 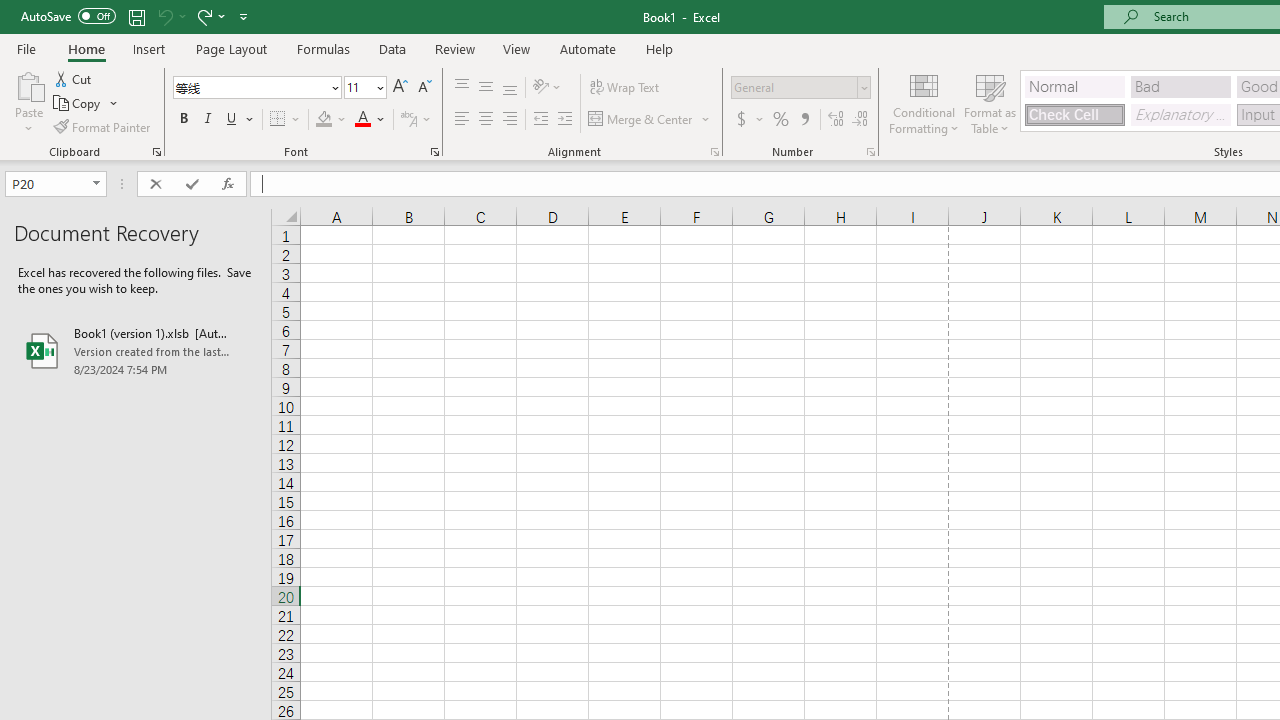 What do you see at coordinates (587, 48) in the screenshot?
I see `'Automate'` at bounding box center [587, 48].